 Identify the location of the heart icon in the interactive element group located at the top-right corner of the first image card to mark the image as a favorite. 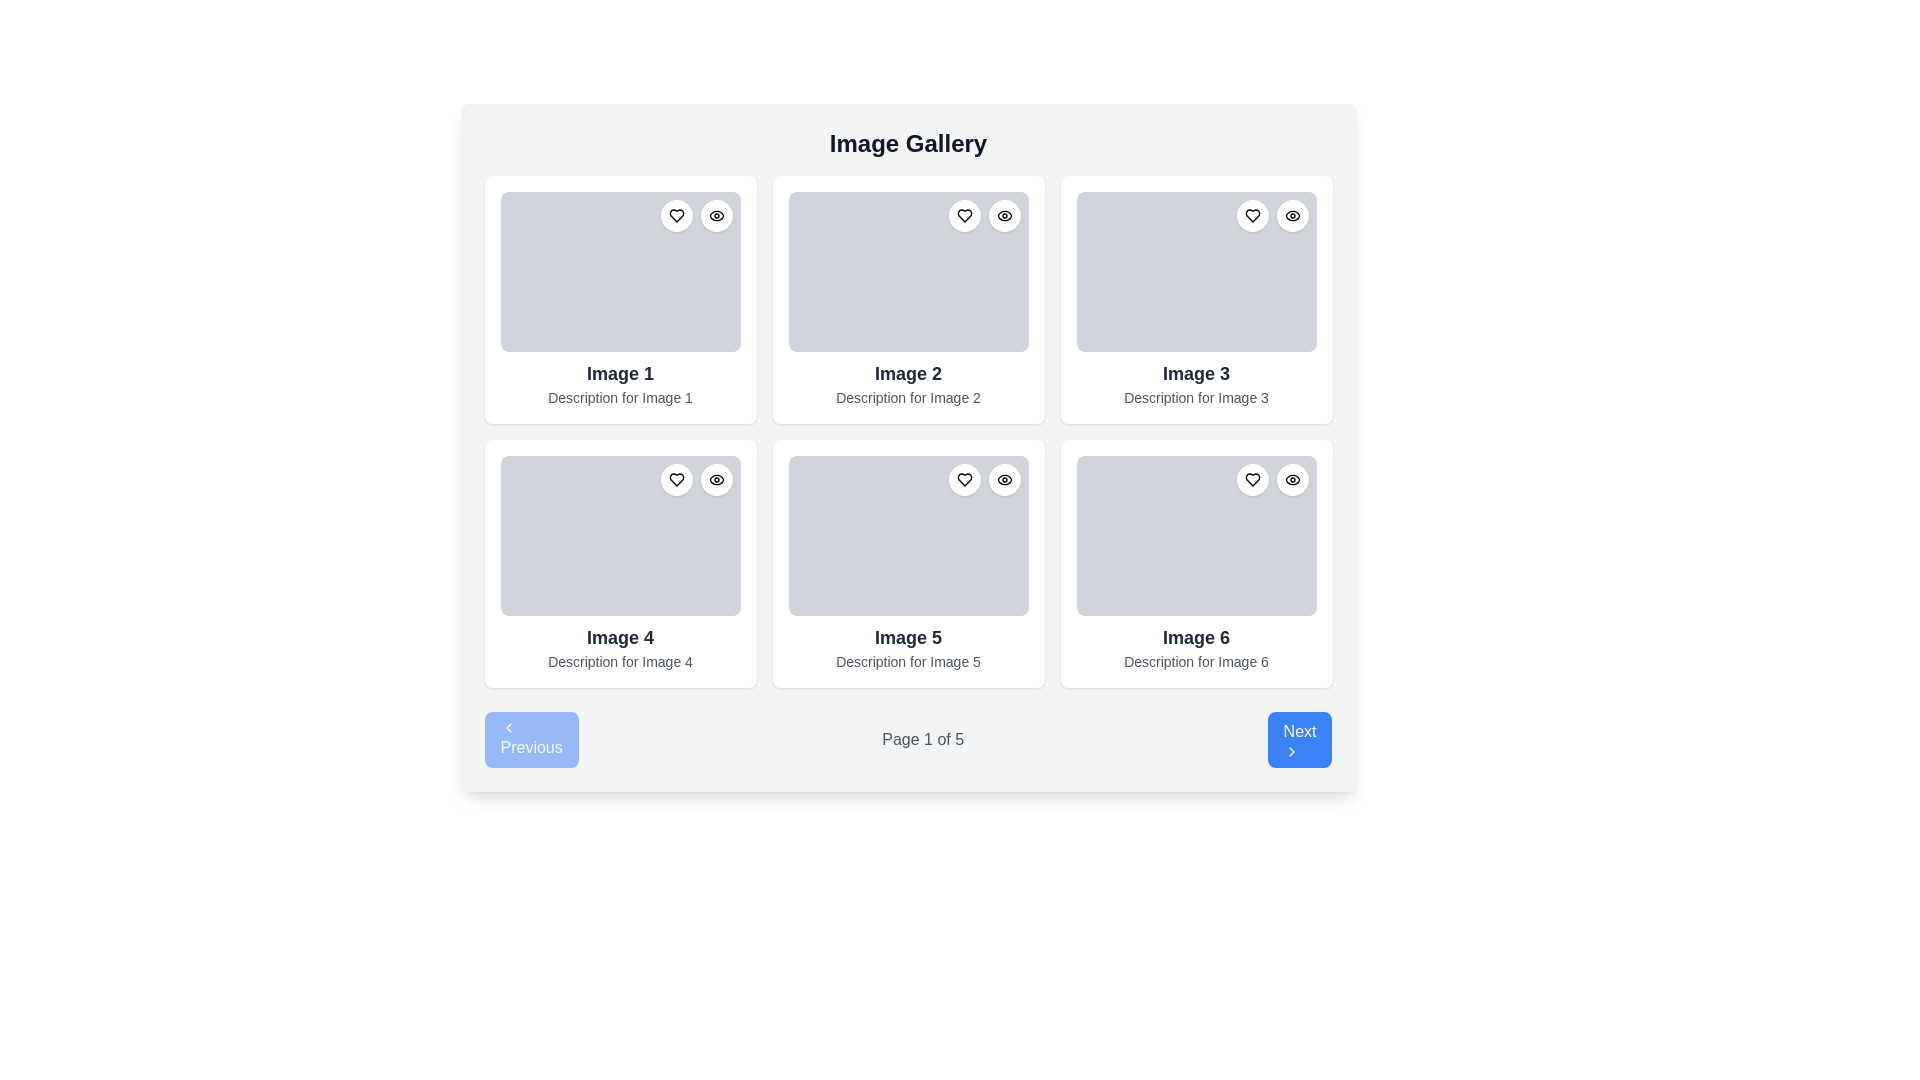
(696, 216).